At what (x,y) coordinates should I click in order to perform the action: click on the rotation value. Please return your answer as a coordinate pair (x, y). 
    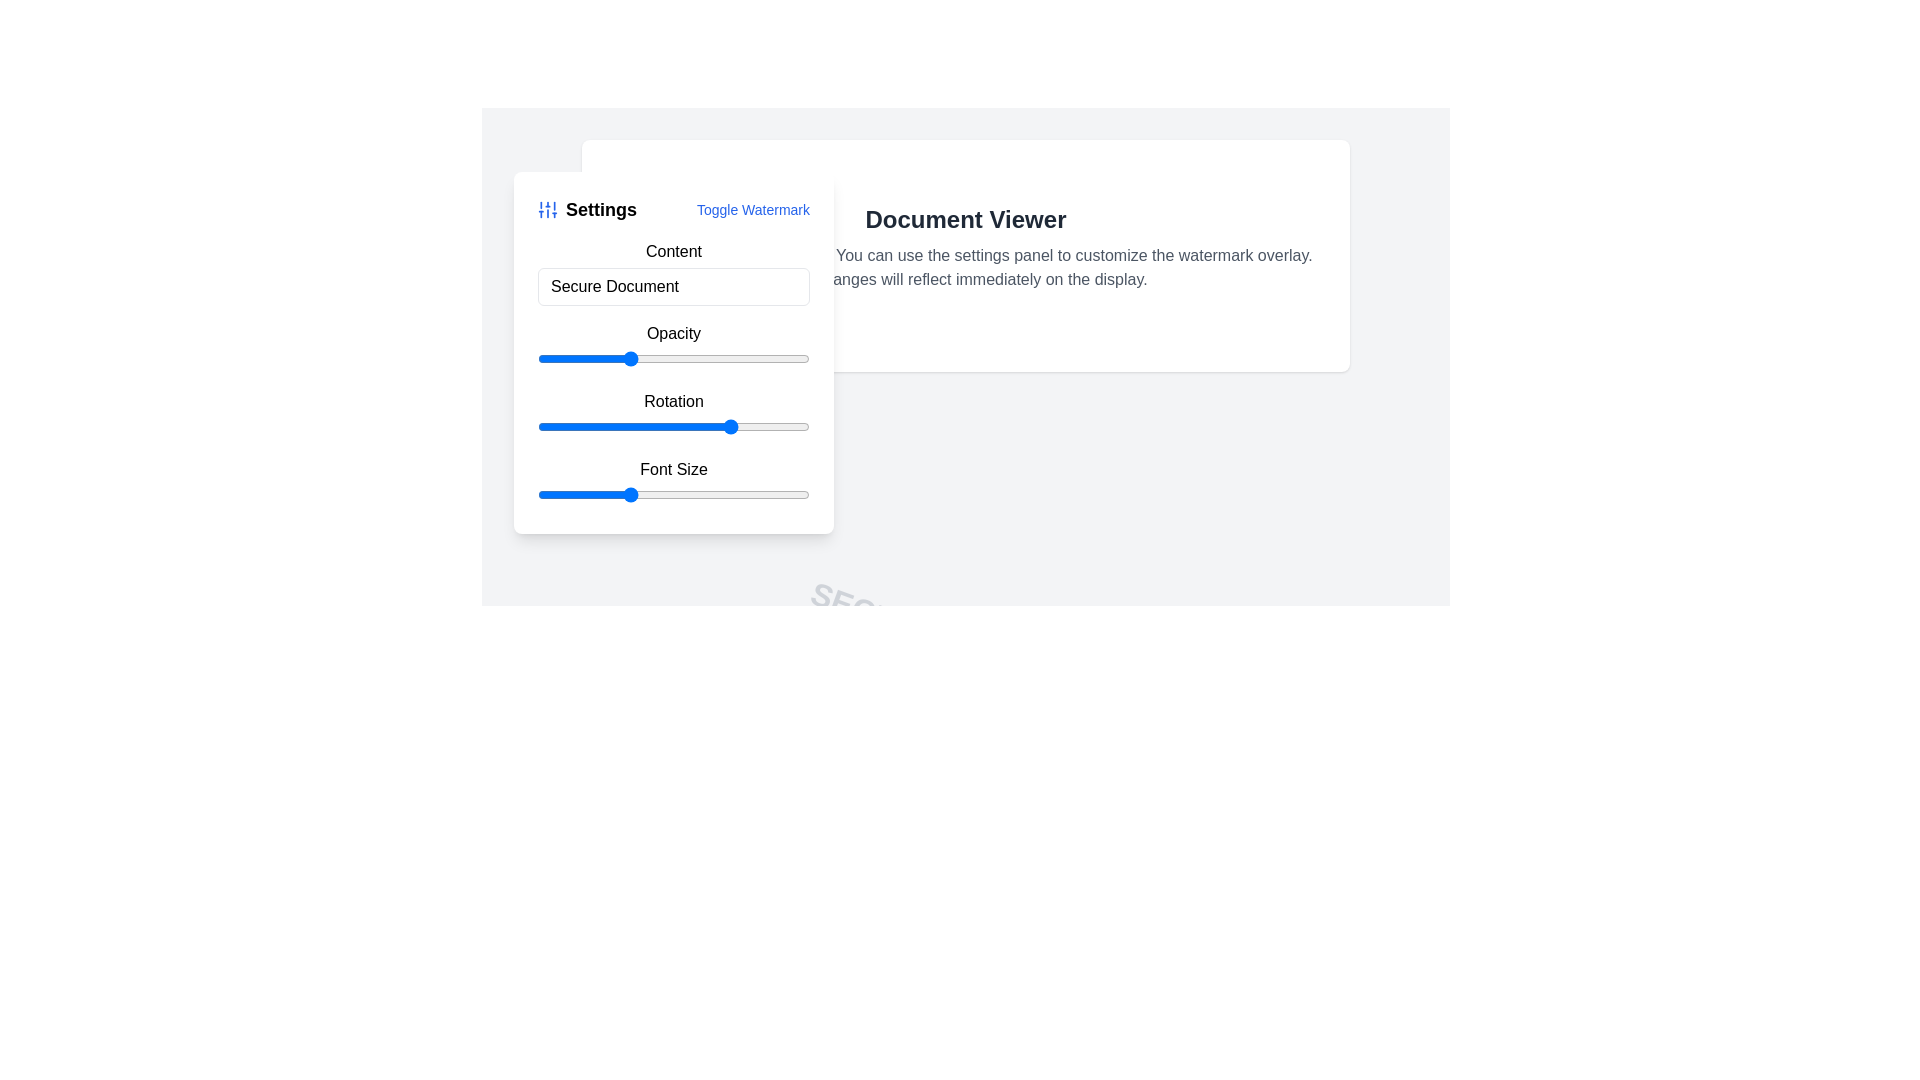
    Looking at the image, I should click on (803, 426).